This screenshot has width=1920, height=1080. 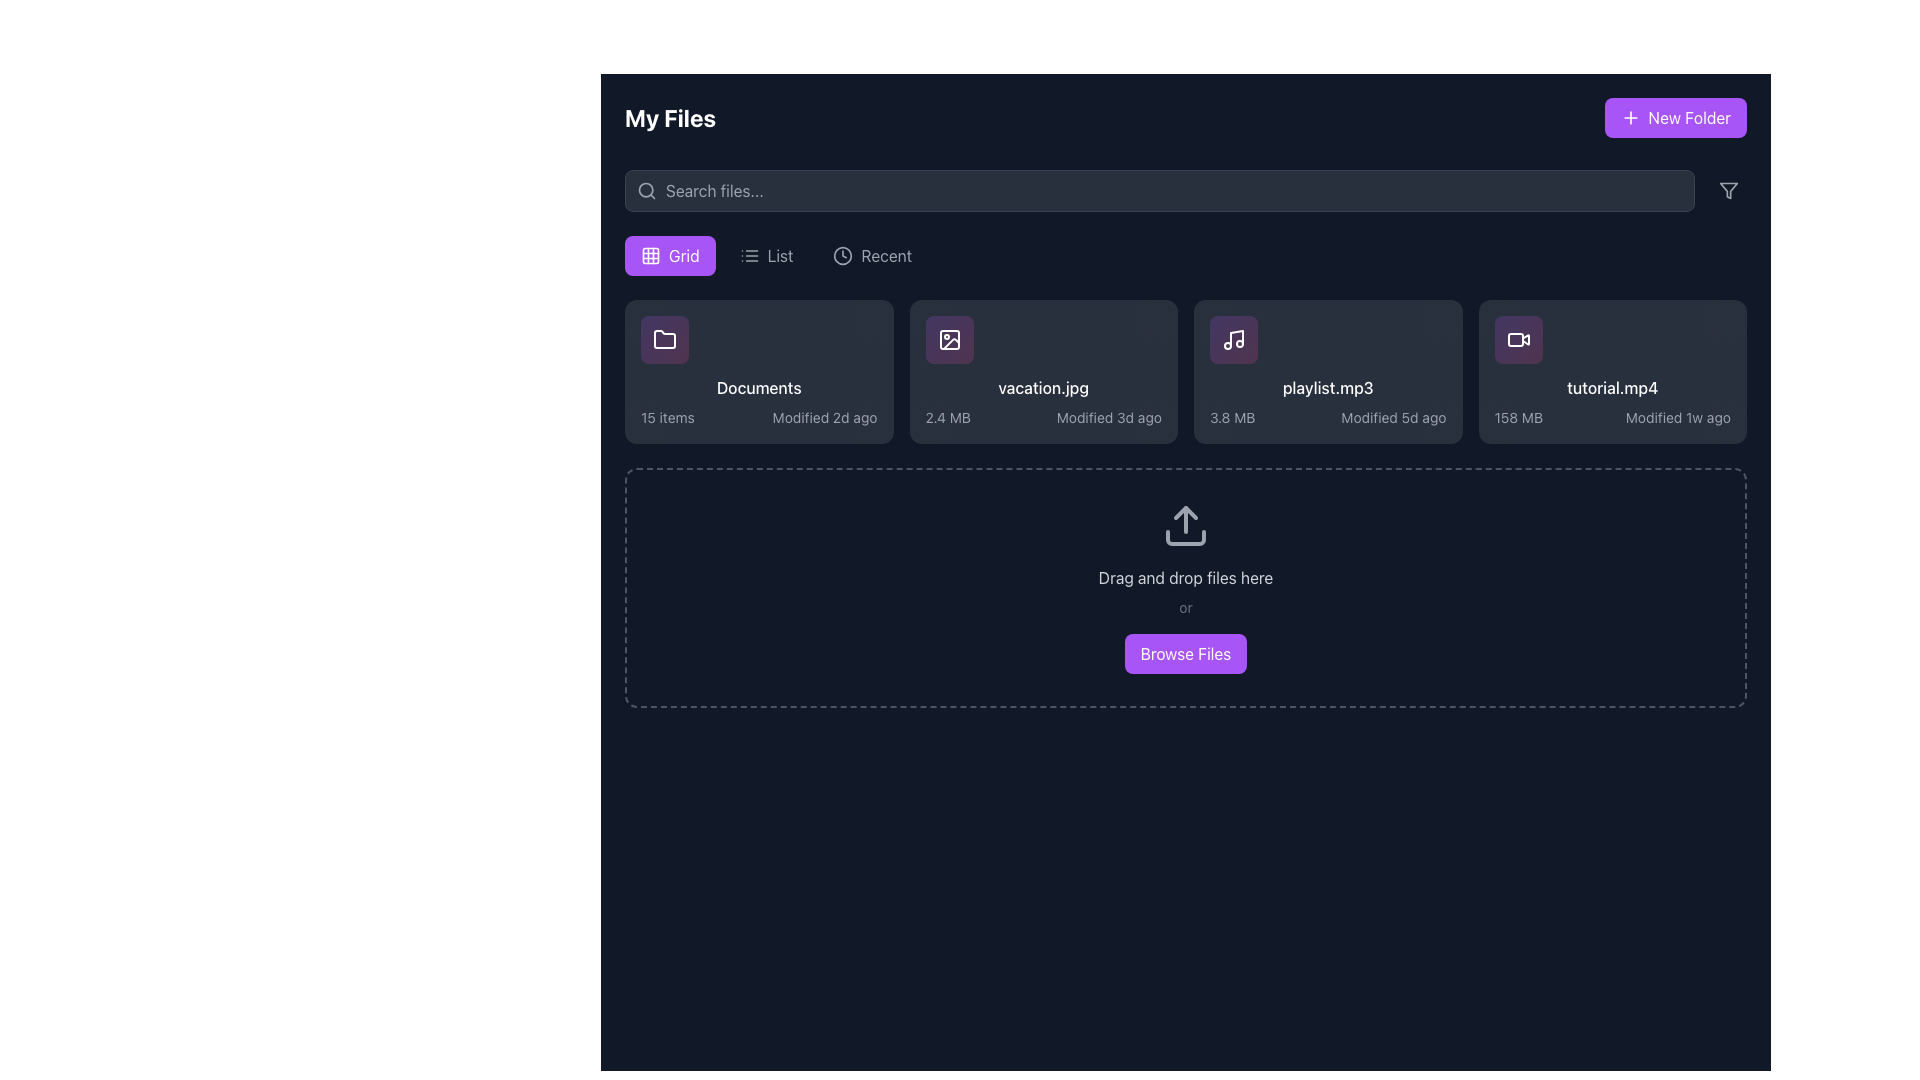 What do you see at coordinates (1720, 338) in the screenshot?
I see `the menu toggler button located in the top-right corner of the 'tutorial.mp4' card` at bounding box center [1720, 338].